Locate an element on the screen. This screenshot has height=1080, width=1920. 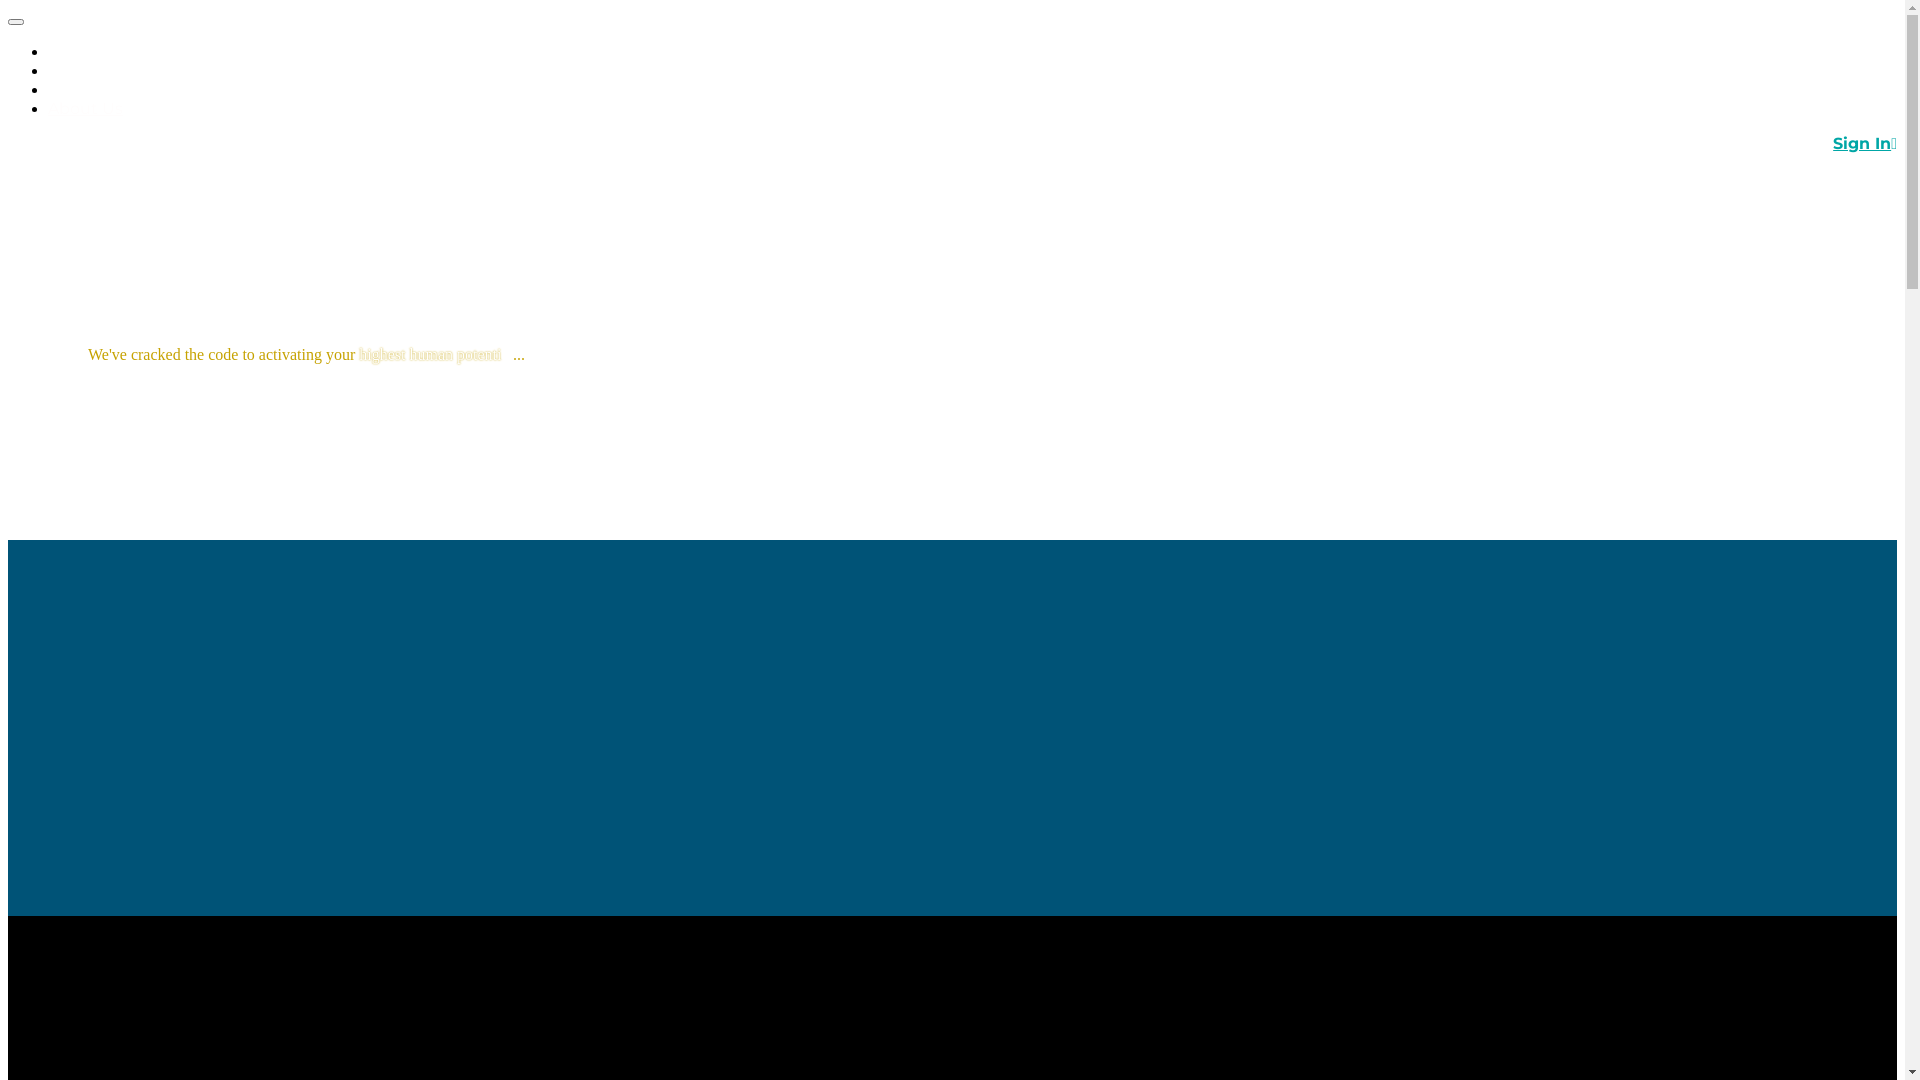
'Programs' is located at coordinates (85, 69).